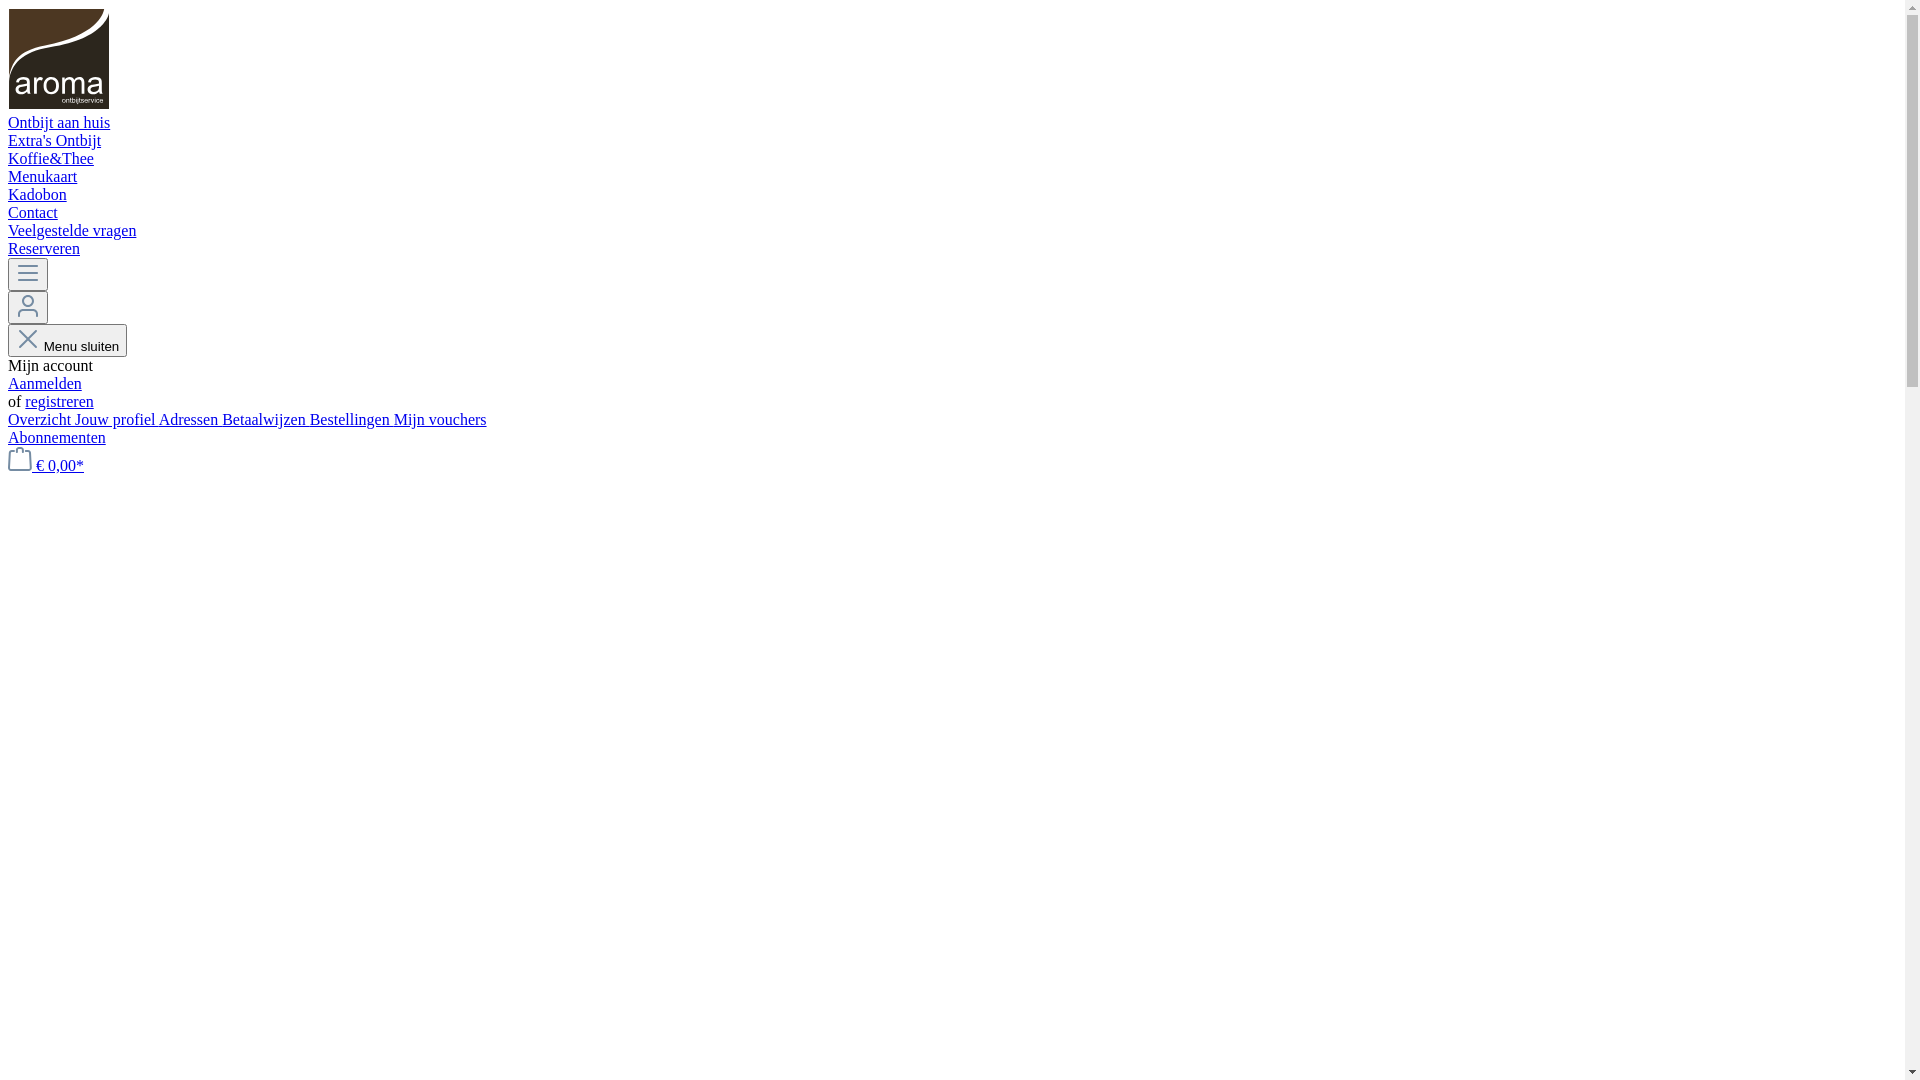  Describe the element at coordinates (28, 307) in the screenshot. I see `'Mijn account'` at that location.